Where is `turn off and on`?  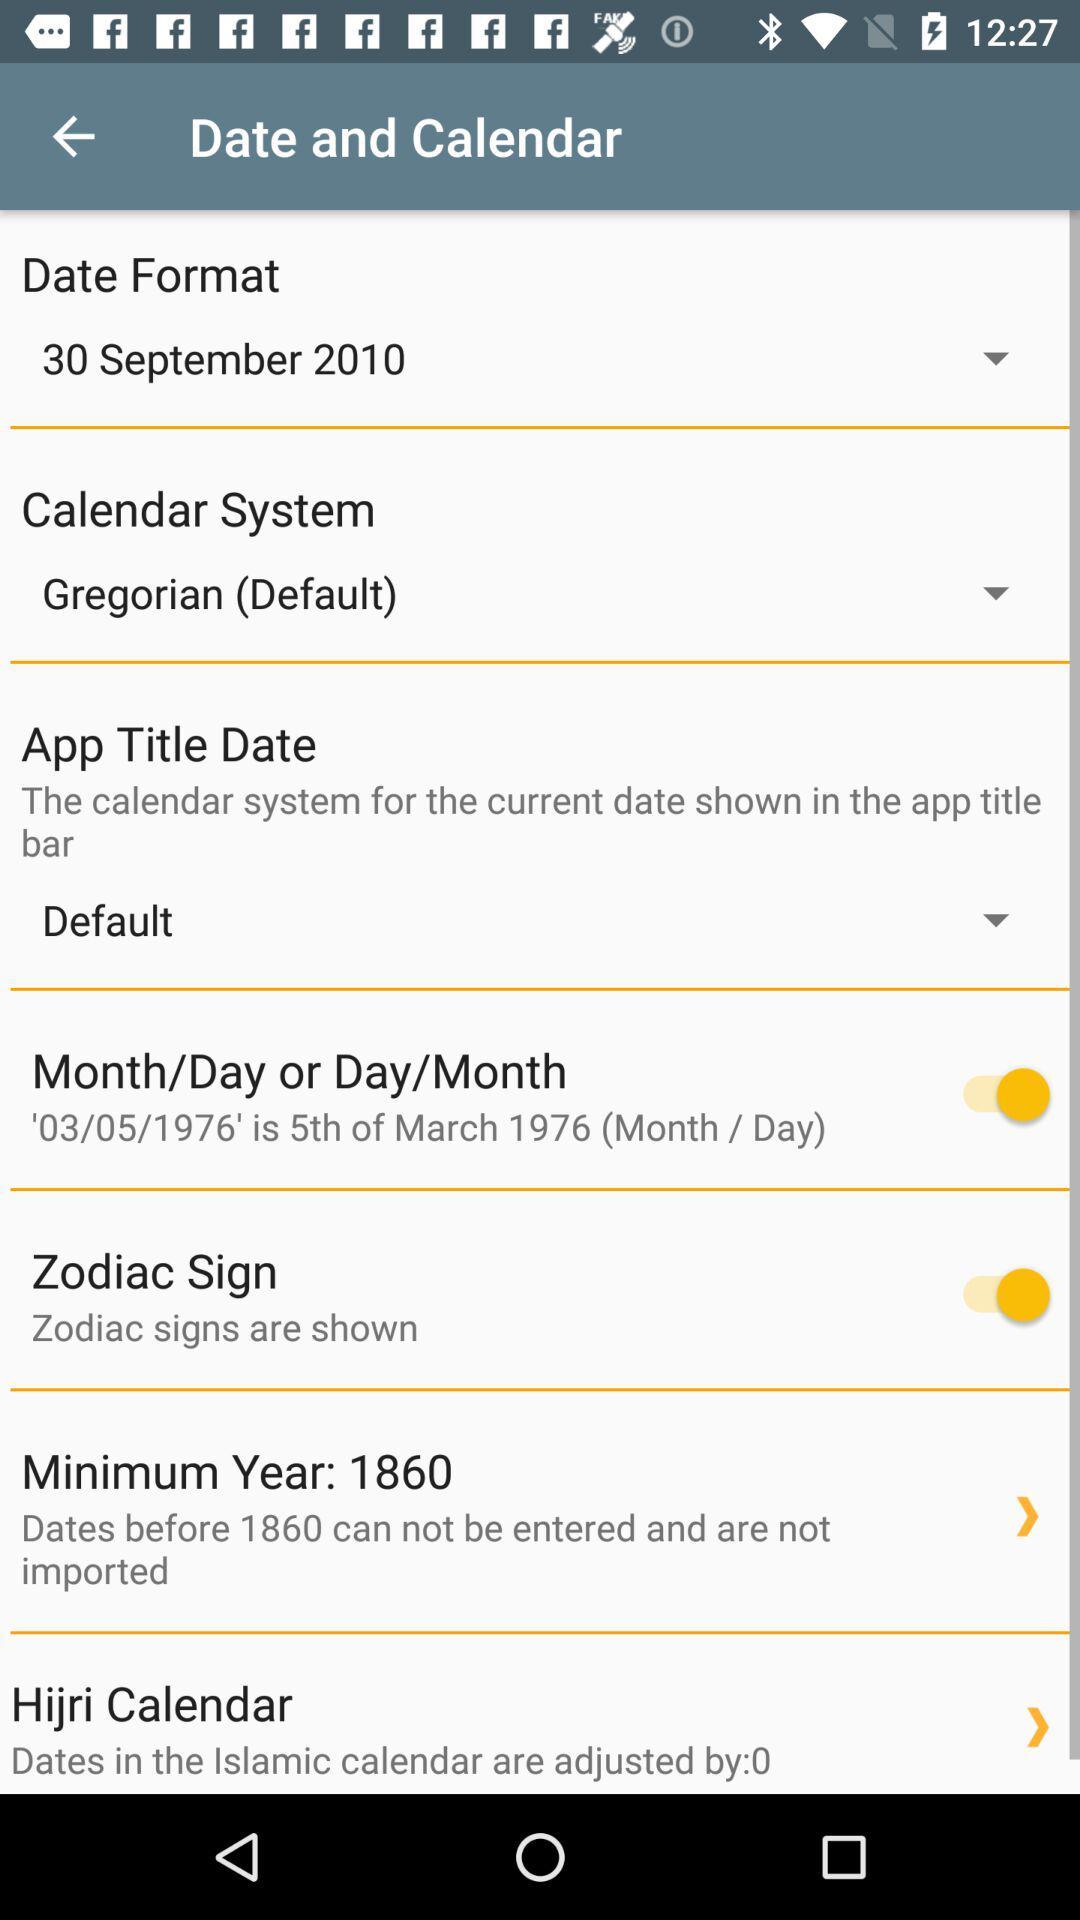 turn off and on is located at coordinates (996, 1294).